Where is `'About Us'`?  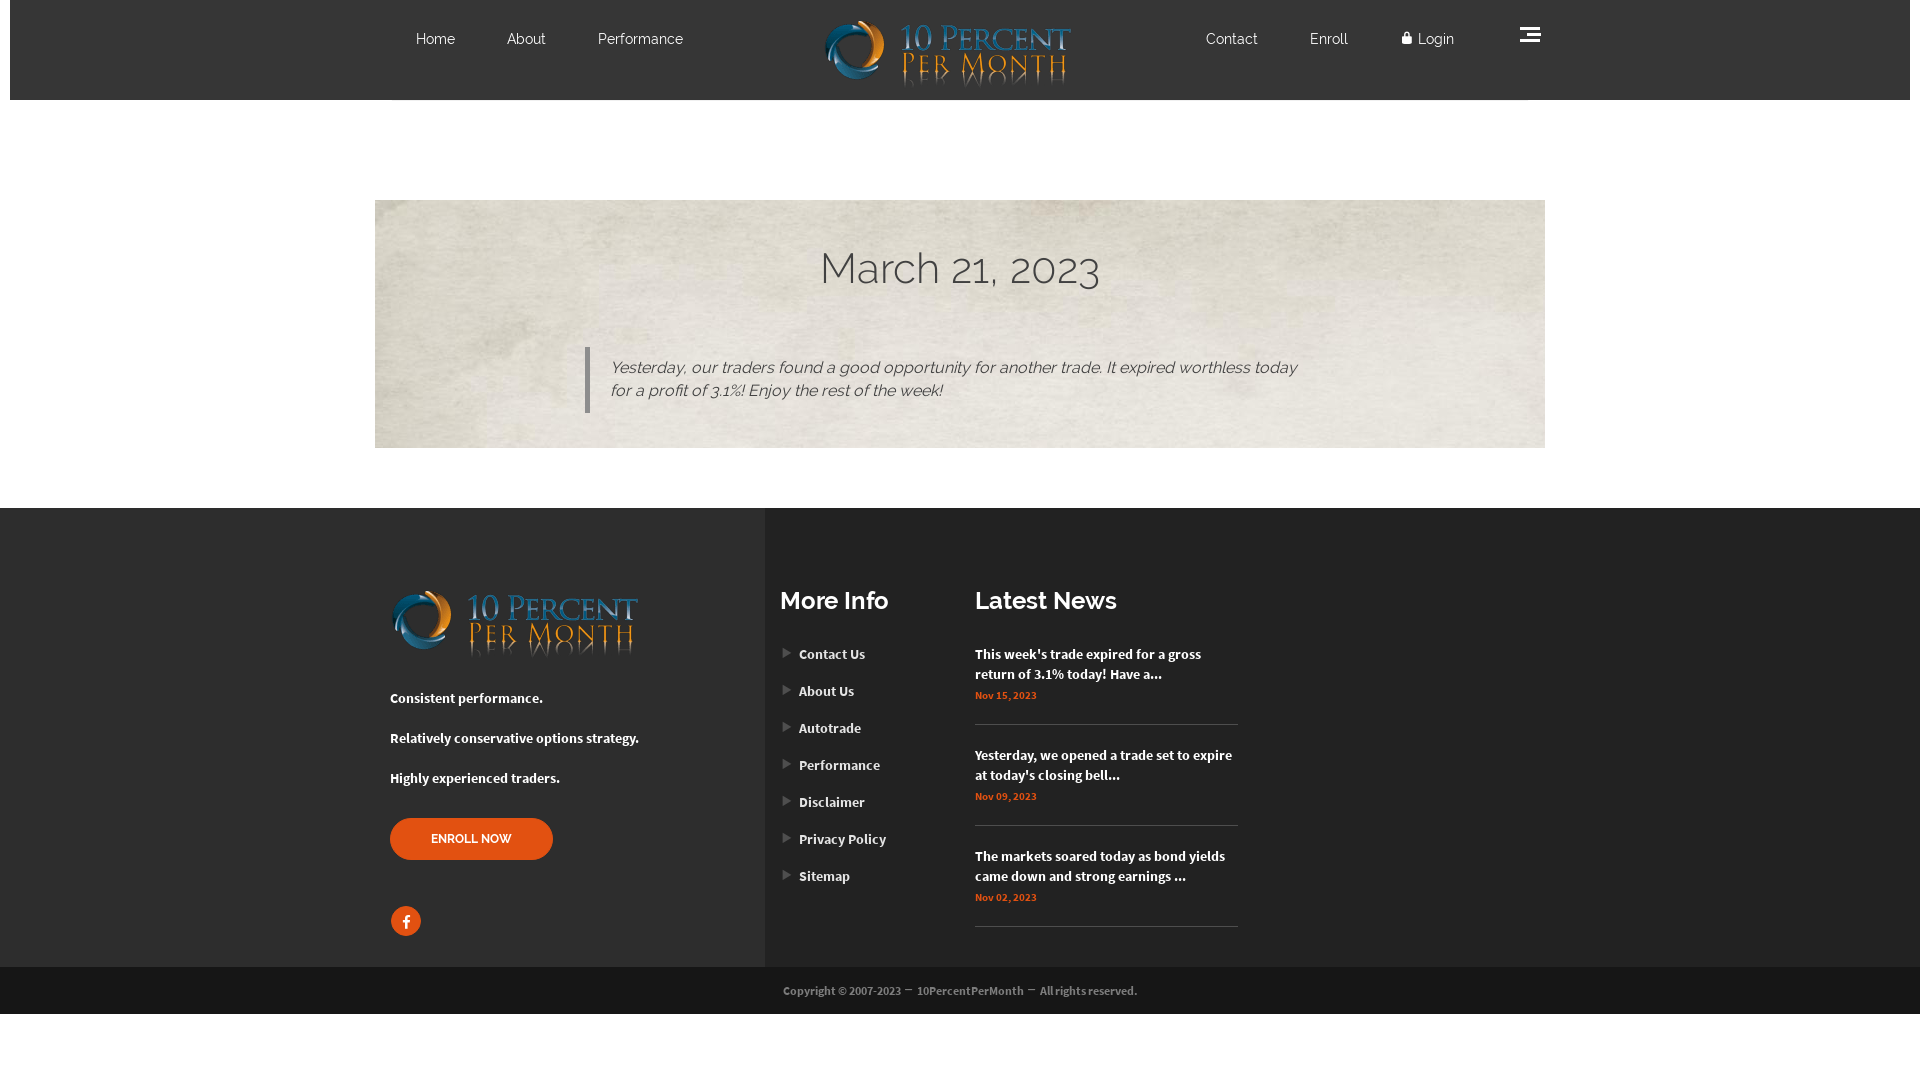 'About Us' is located at coordinates (816, 689).